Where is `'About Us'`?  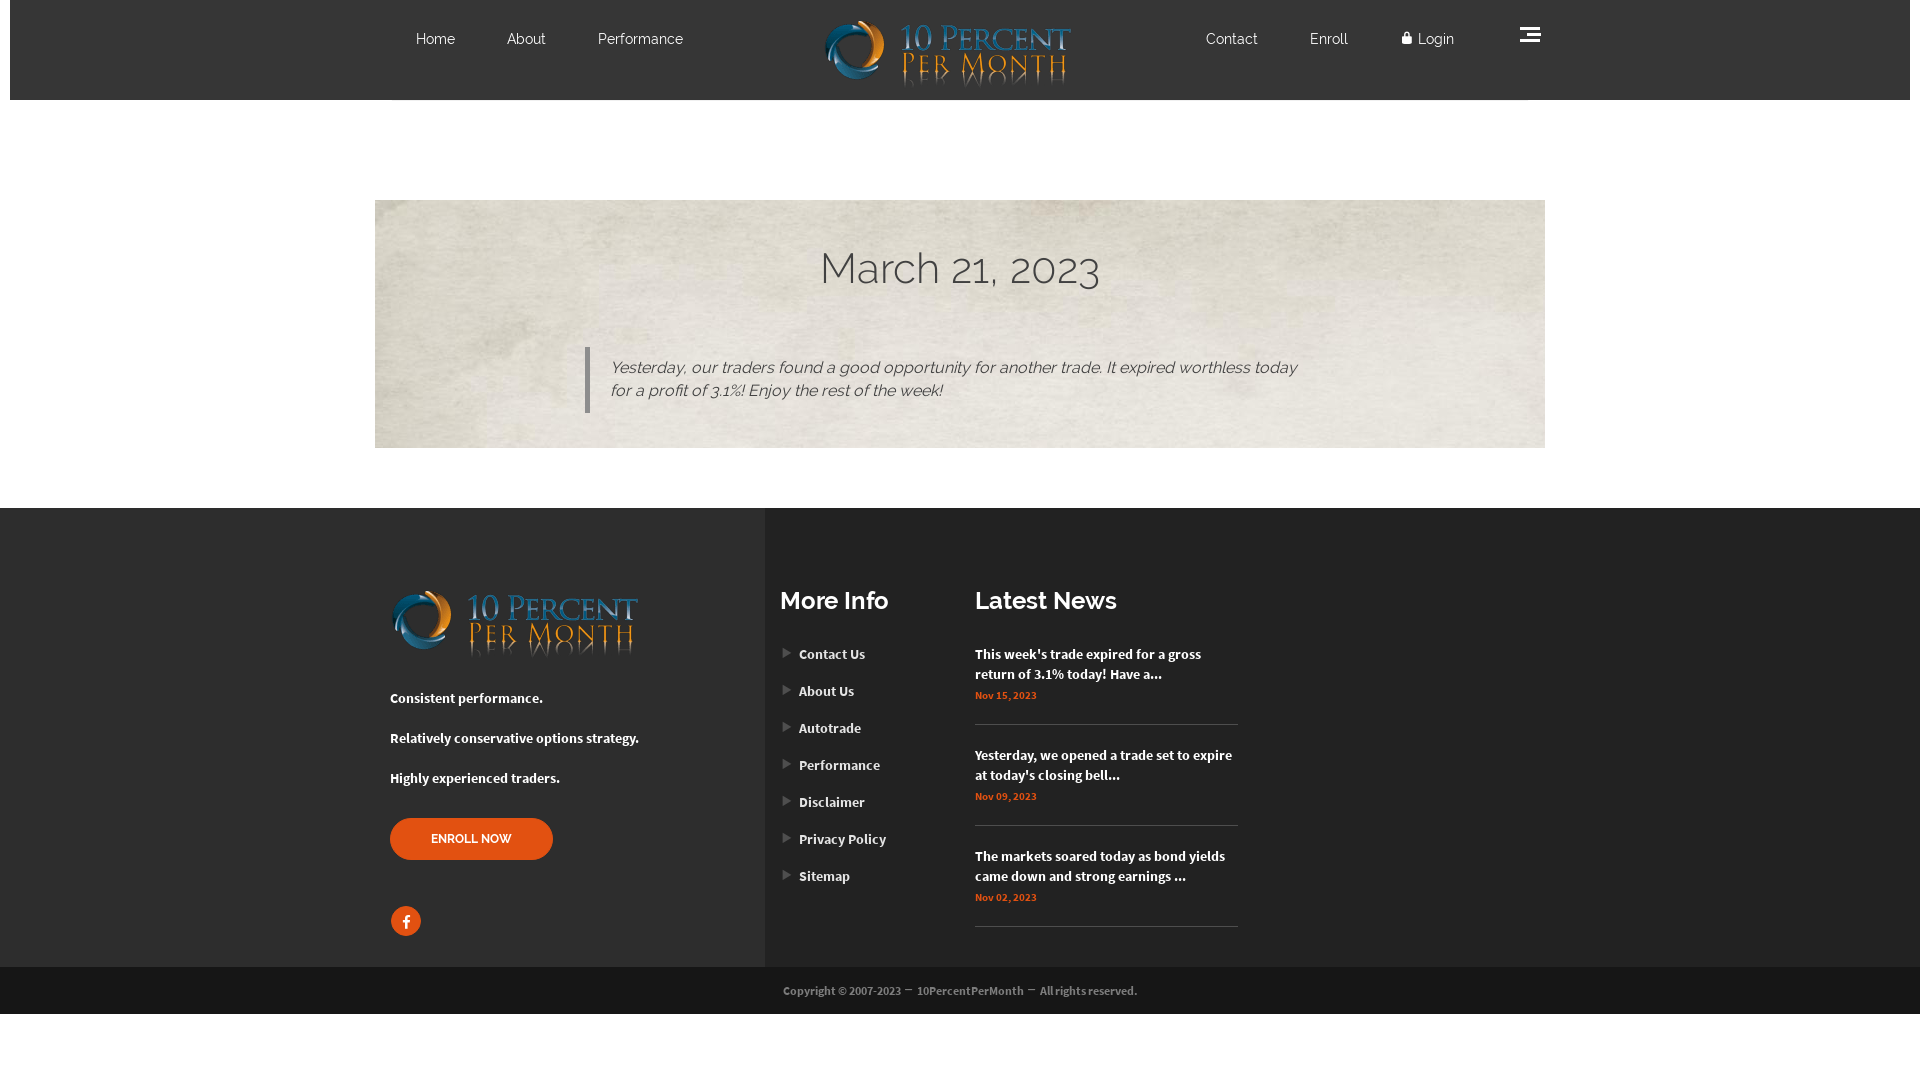 'About Us' is located at coordinates (816, 689).